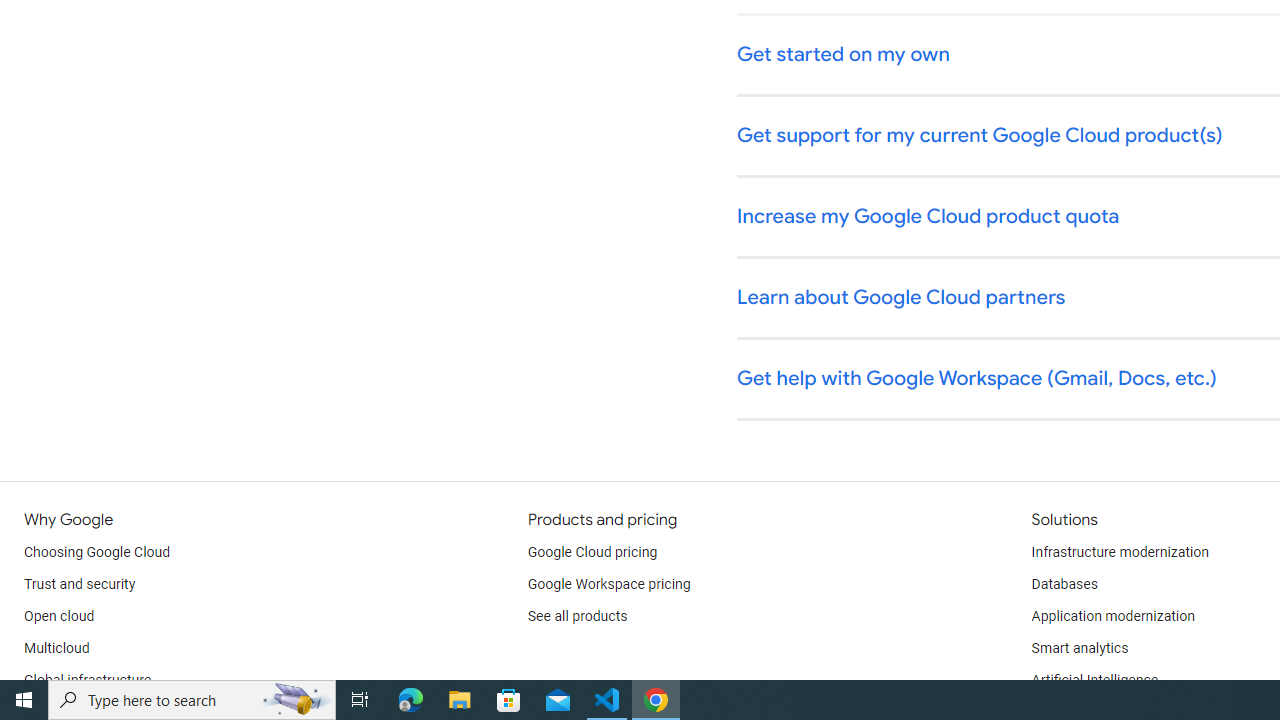 This screenshot has width=1280, height=720. What do you see at coordinates (1111, 616) in the screenshot?
I see `'Application modernization'` at bounding box center [1111, 616].